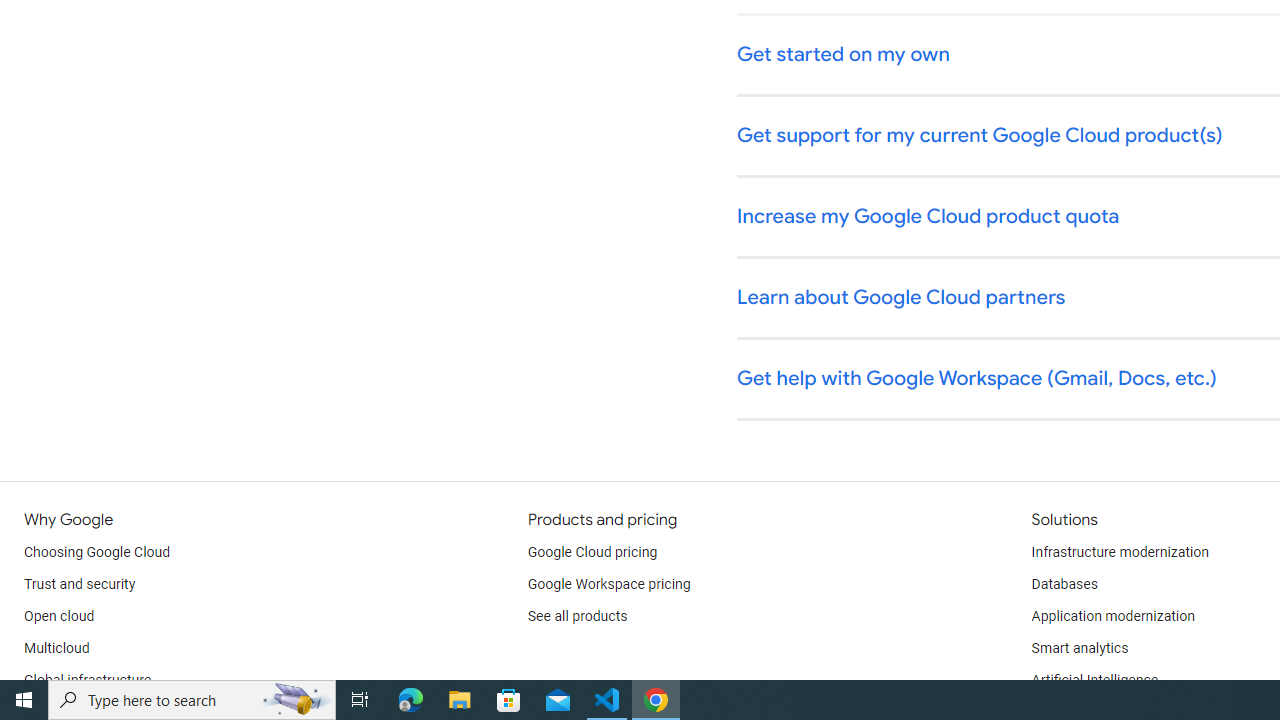 This screenshot has width=1280, height=720. What do you see at coordinates (1111, 616) in the screenshot?
I see `'Application modernization'` at bounding box center [1111, 616].